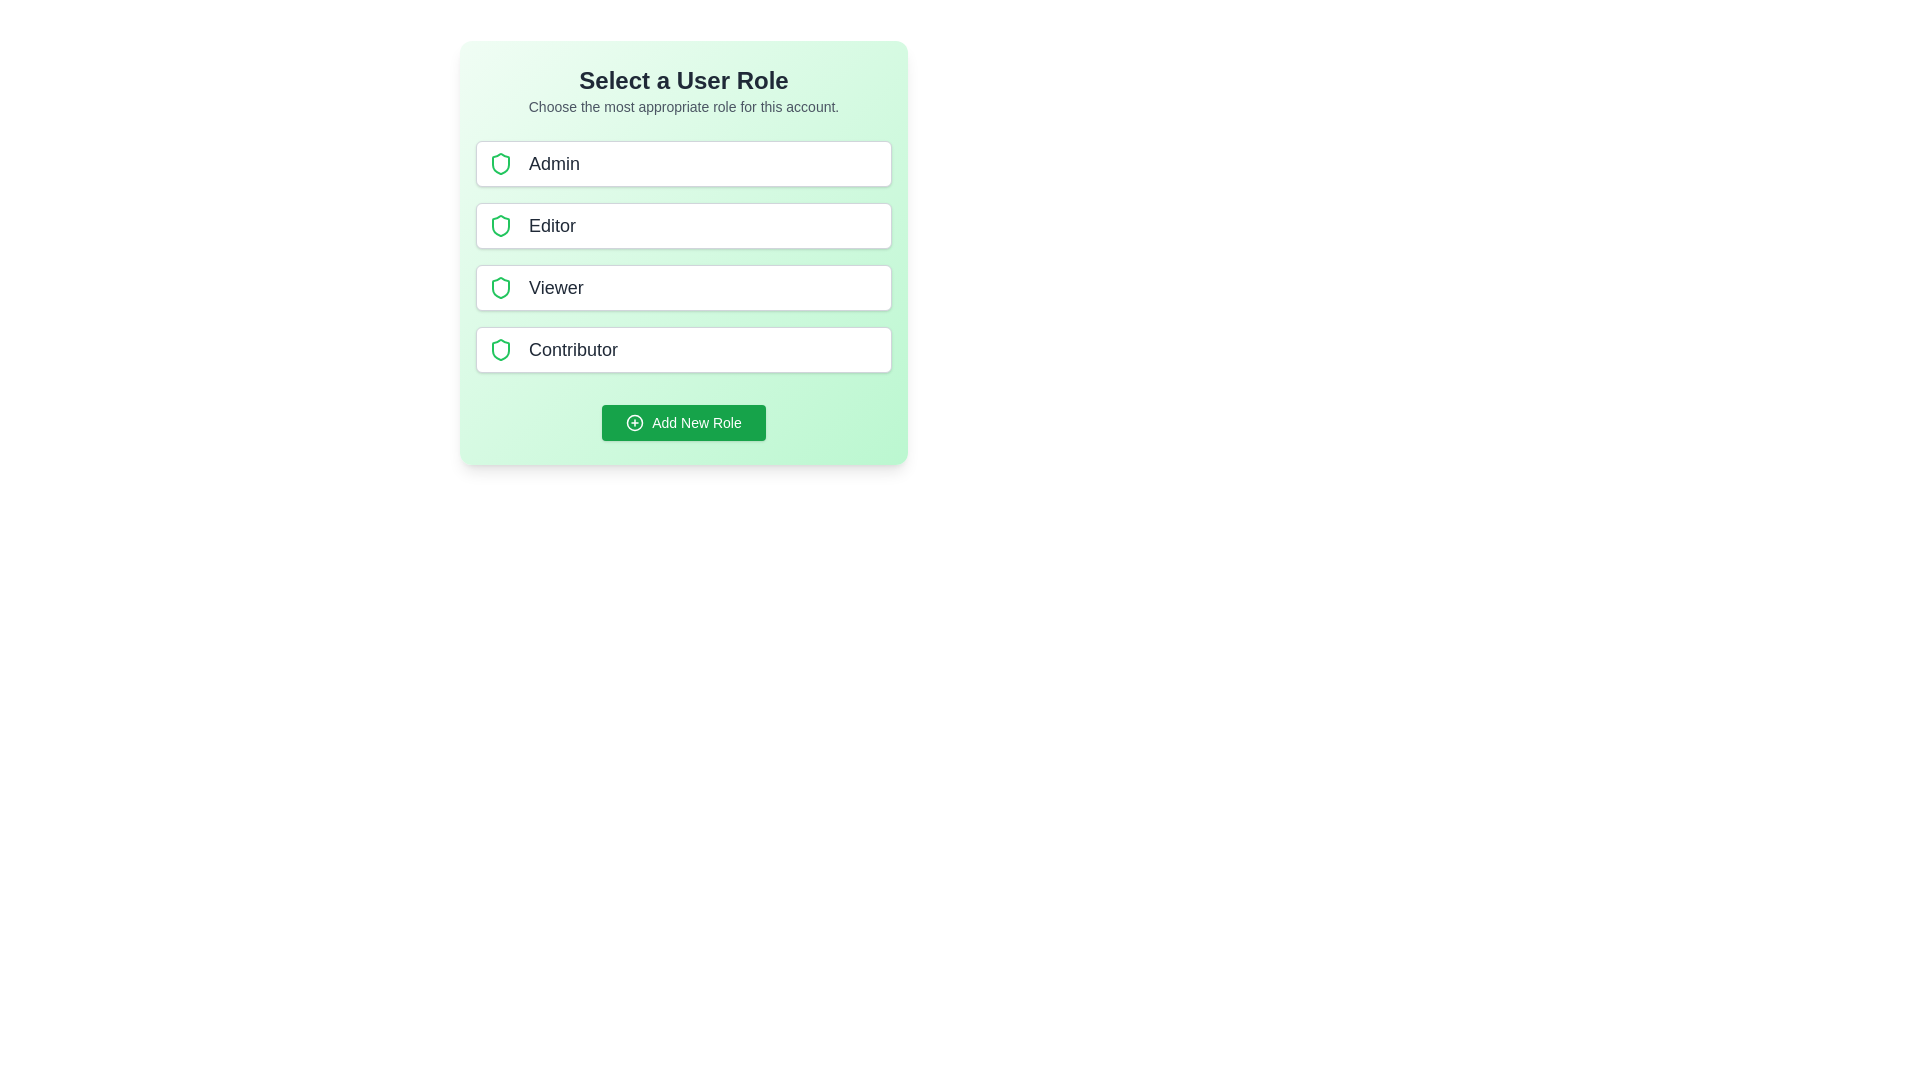  What do you see at coordinates (500, 288) in the screenshot?
I see `the icon next to the role Viewer for examination` at bounding box center [500, 288].